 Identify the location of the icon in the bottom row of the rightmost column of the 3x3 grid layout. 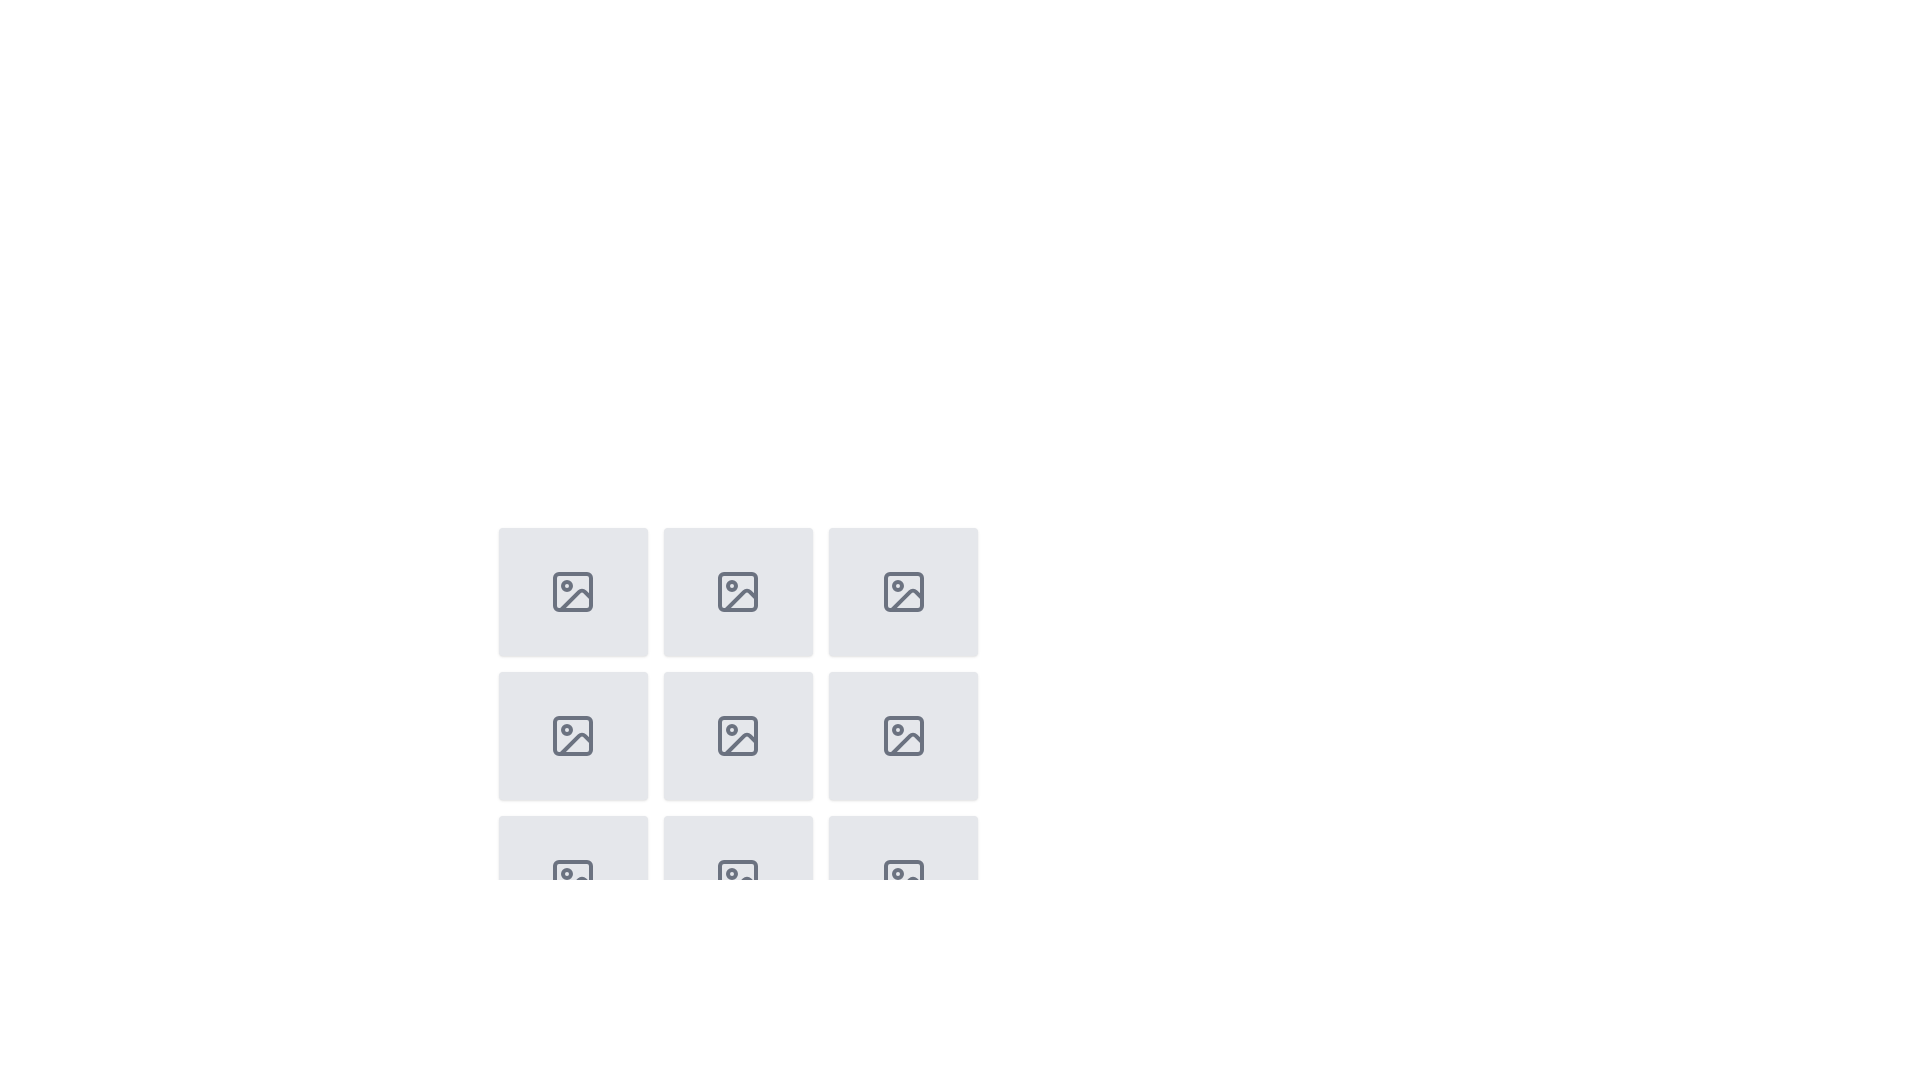
(572, 878).